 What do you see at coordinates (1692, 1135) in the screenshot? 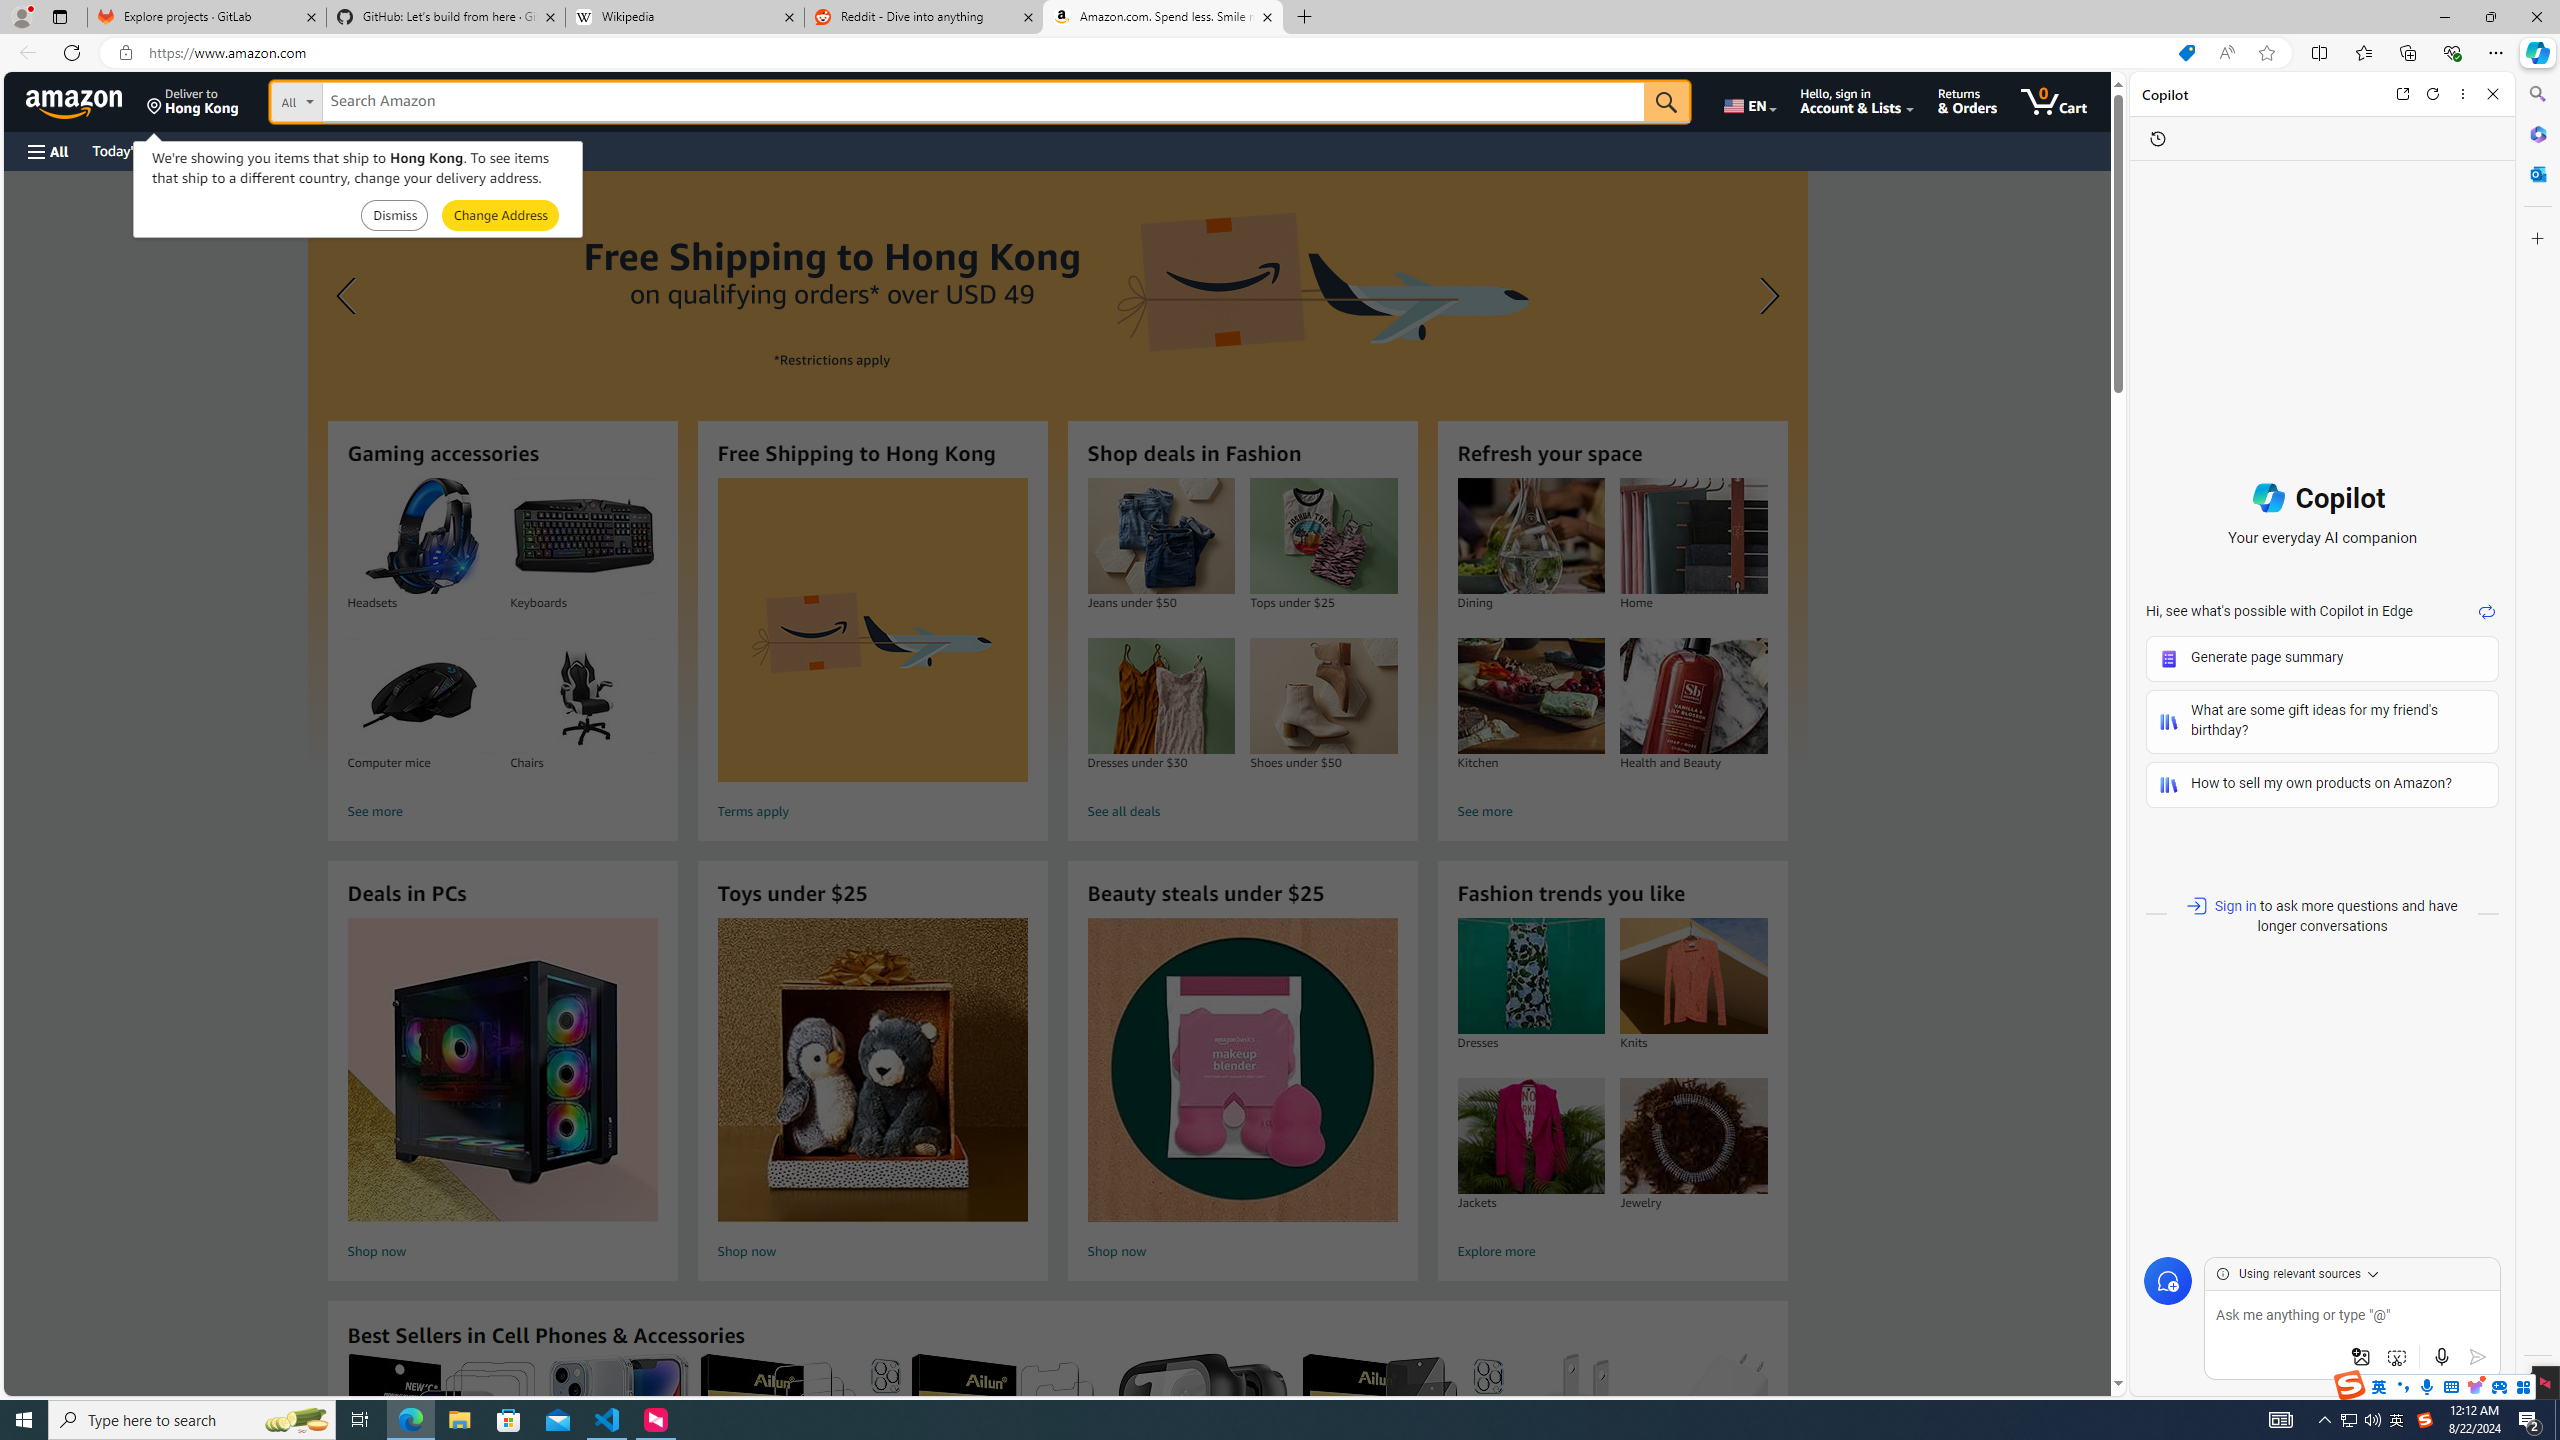
I see `'Jewelry'` at bounding box center [1692, 1135].